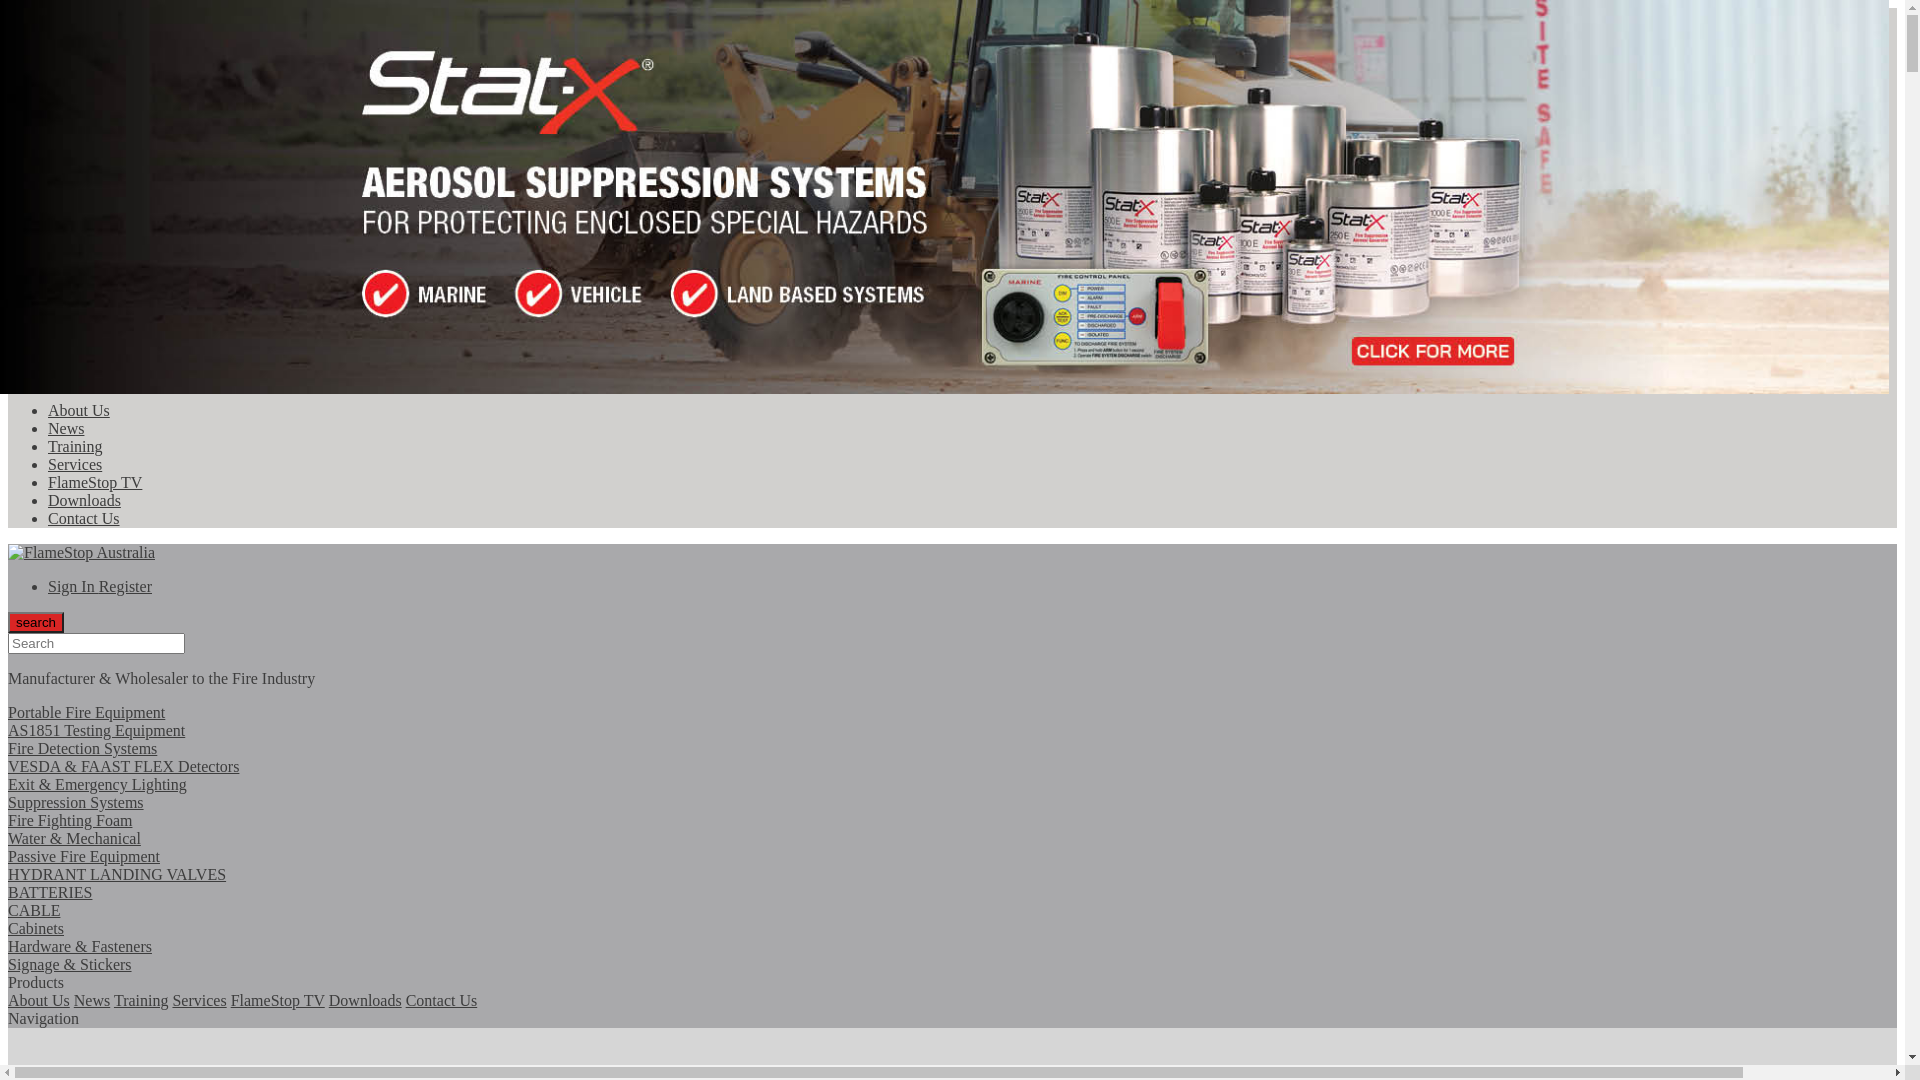 The height and width of the screenshot is (1080, 1920). Describe the element at coordinates (8, 829) in the screenshot. I see `'Fire Fighting Foam'` at that location.